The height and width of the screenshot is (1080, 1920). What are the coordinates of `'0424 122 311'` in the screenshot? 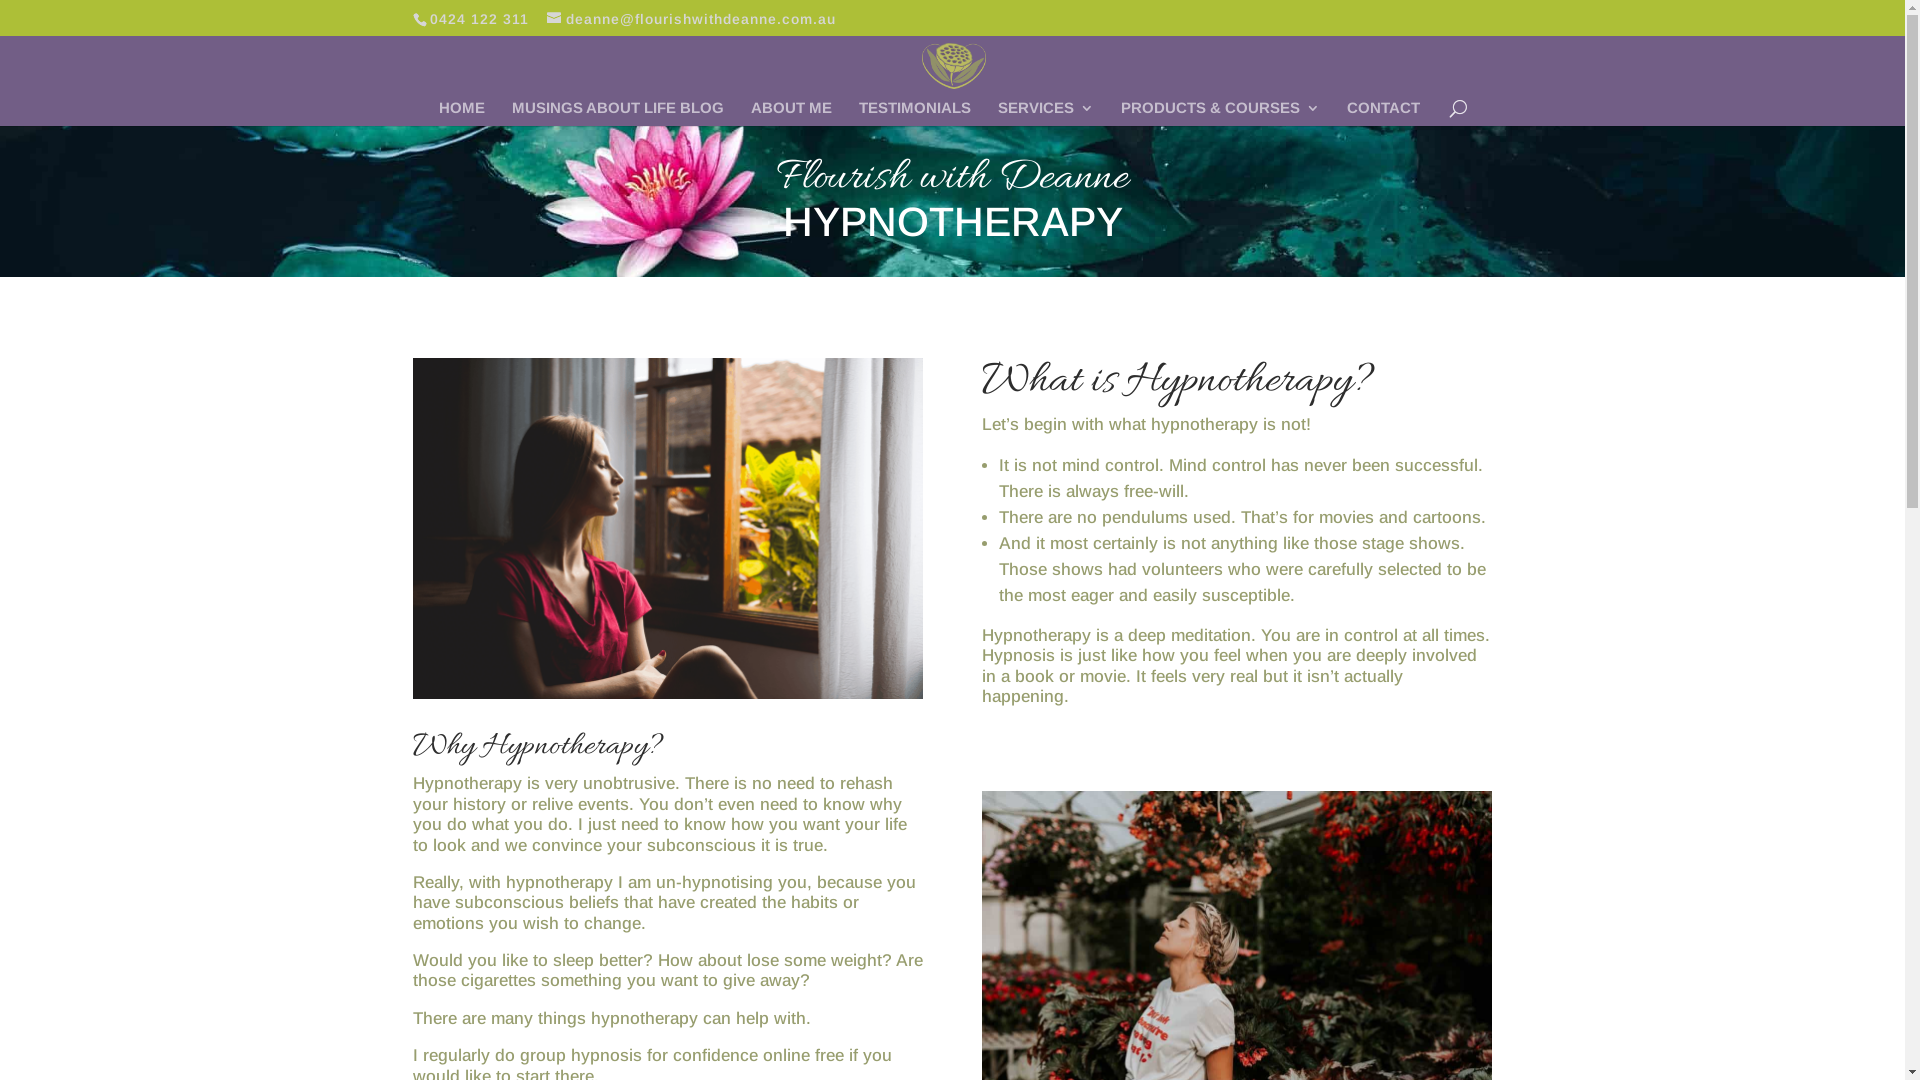 It's located at (478, 18).